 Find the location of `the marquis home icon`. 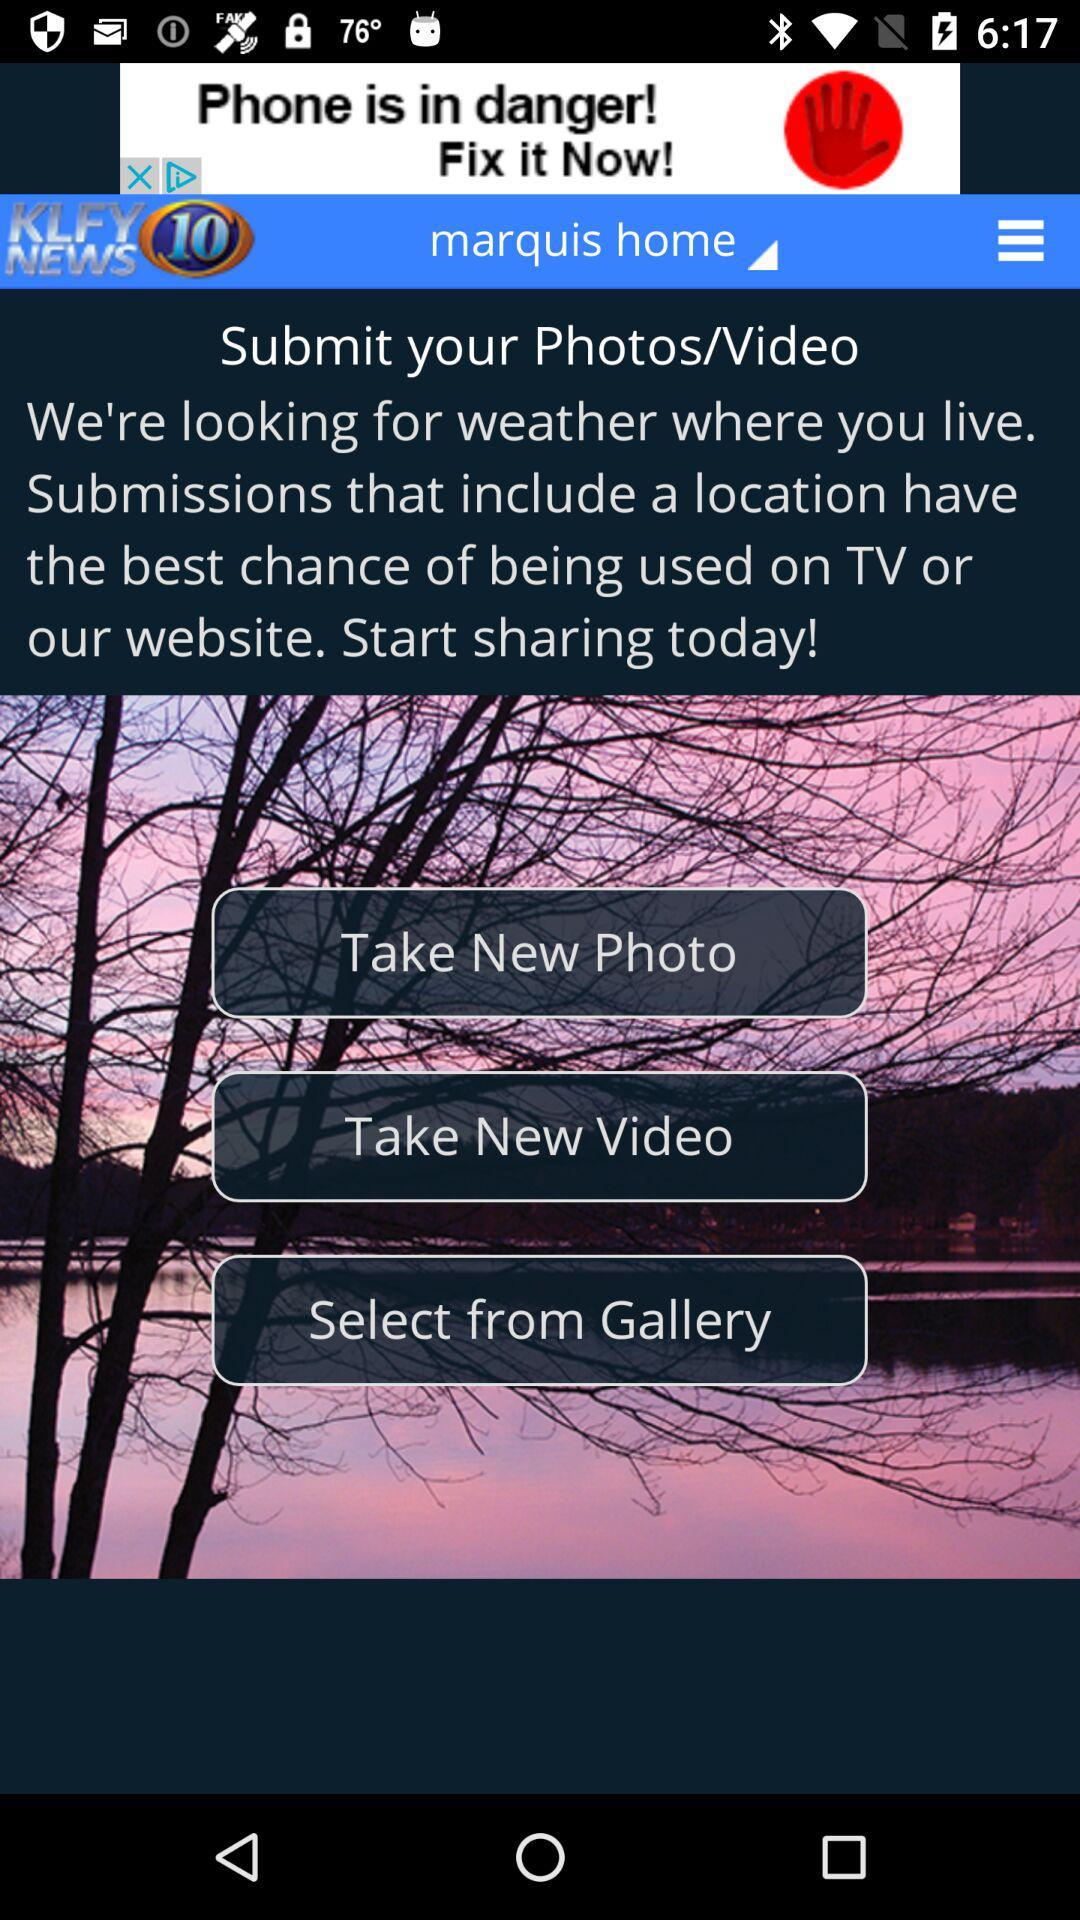

the marquis home icon is located at coordinates (616, 240).